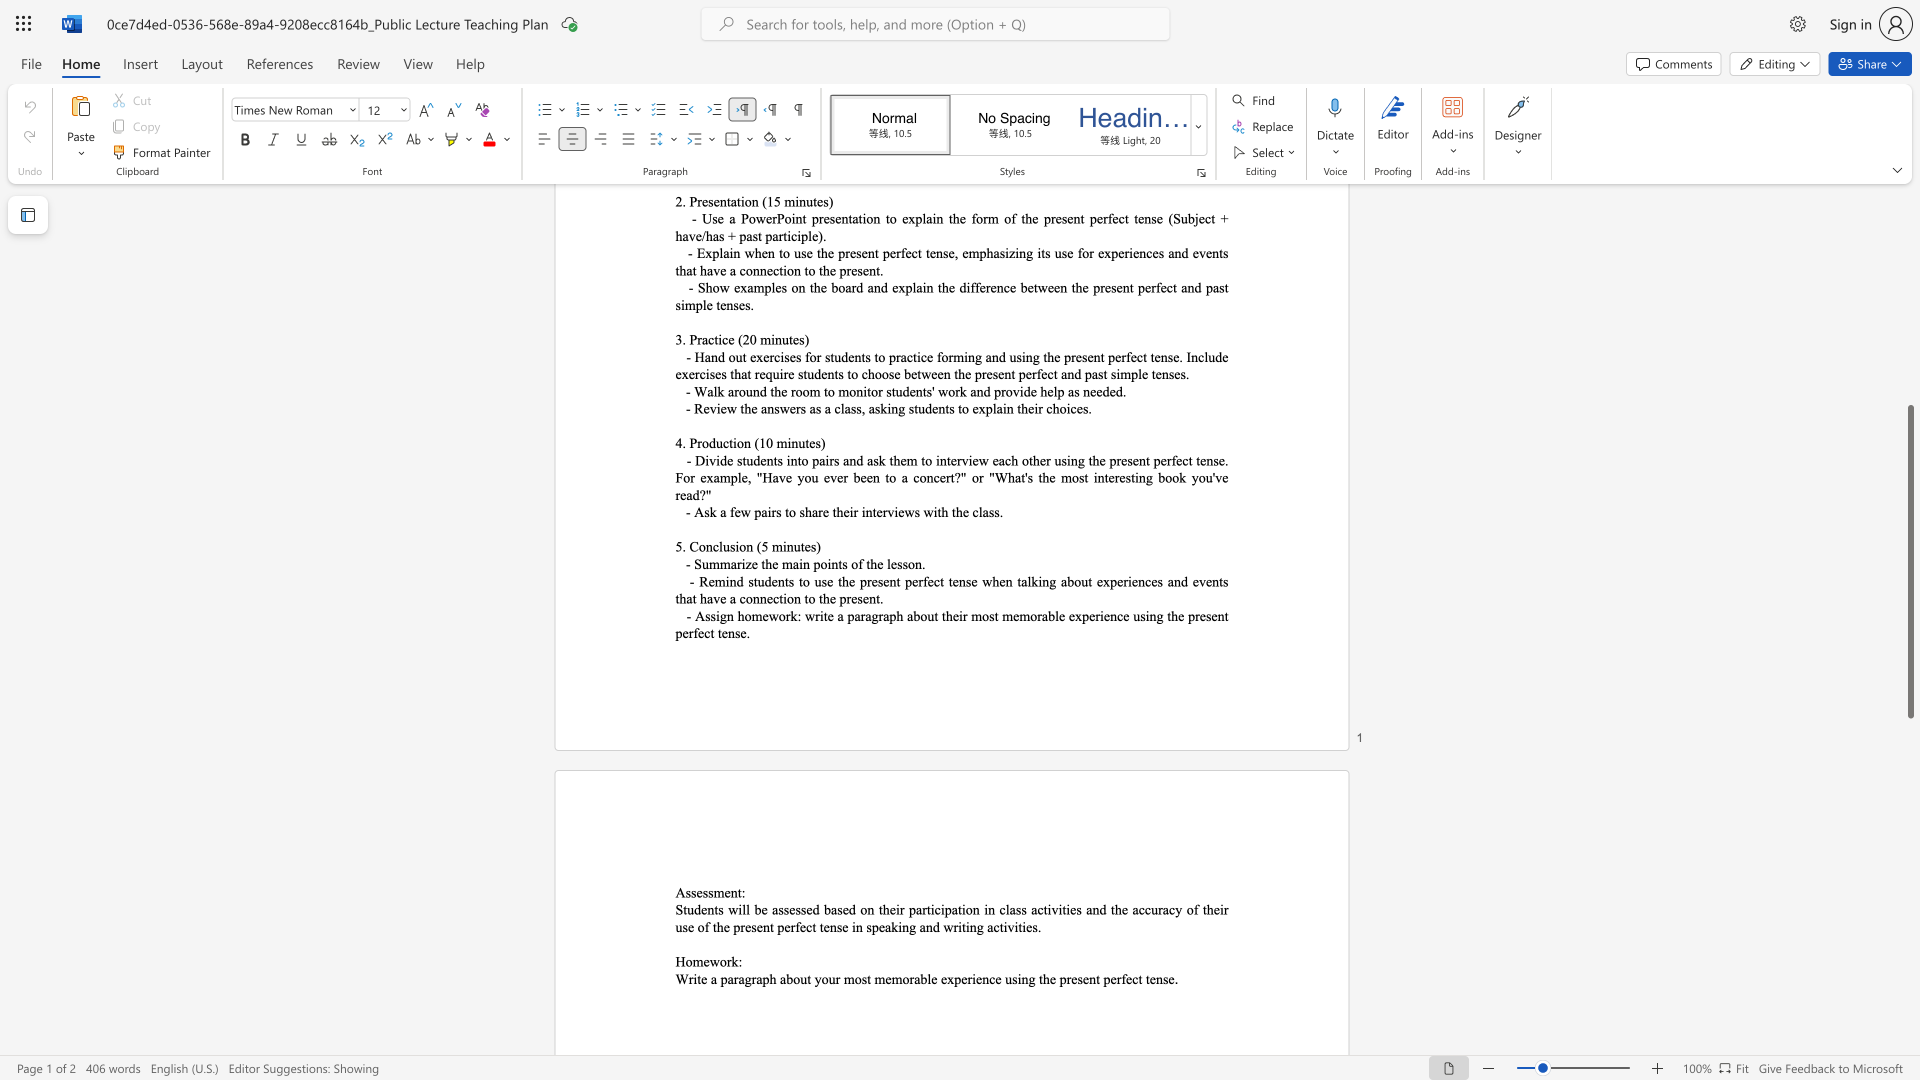  I want to click on the scrollbar and move up 270 pixels, so click(1909, 561).